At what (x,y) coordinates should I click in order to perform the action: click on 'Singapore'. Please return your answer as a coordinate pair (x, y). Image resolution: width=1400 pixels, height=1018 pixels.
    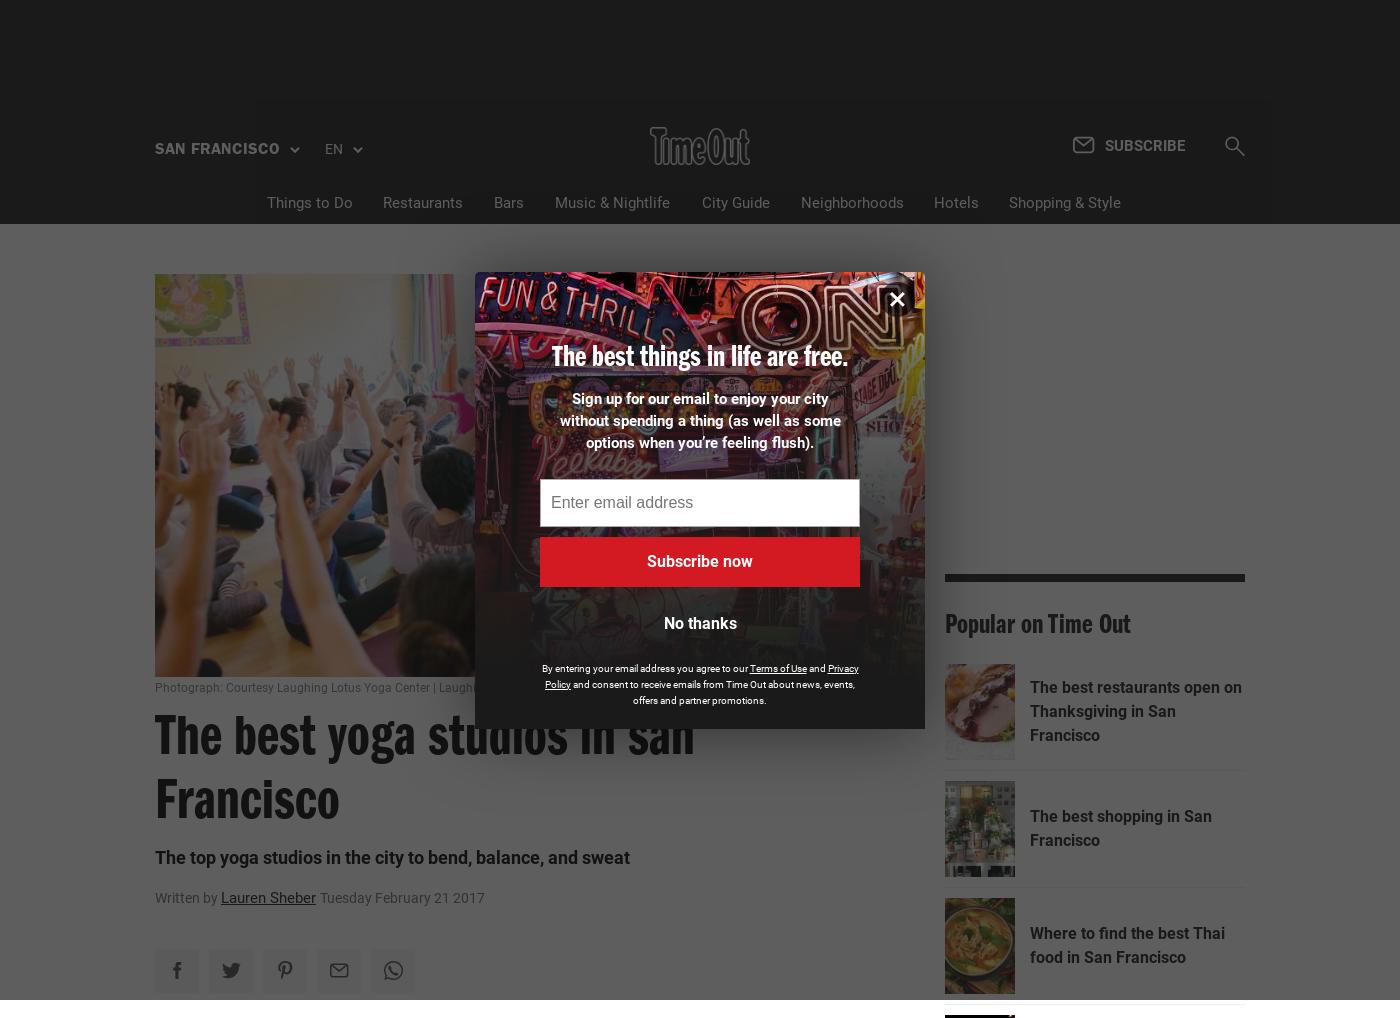
    Looking at the image, I should click on (221, 562).